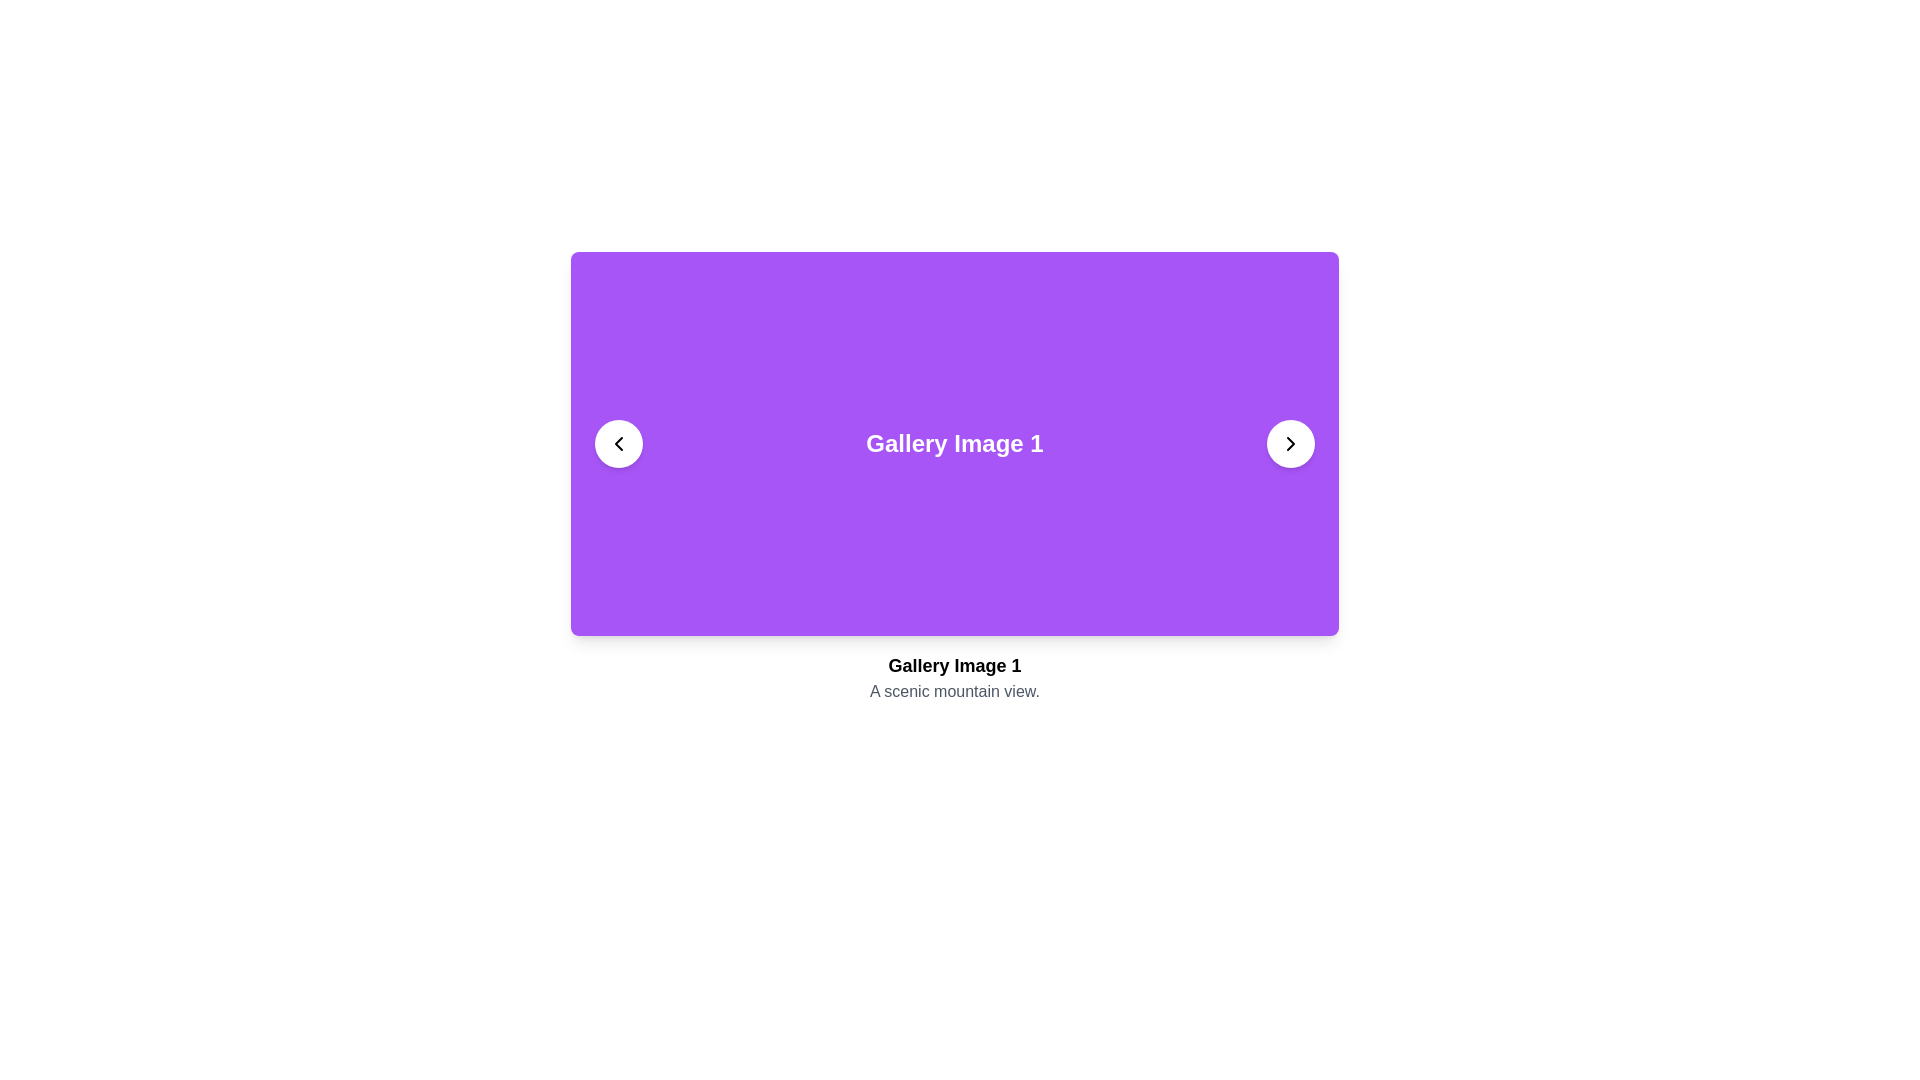 This screenshot has width=1920, height=1080. I want to click on the circular icon on the left side of the purple section that navigates to the previous image in the gallery, so click(618, 442).